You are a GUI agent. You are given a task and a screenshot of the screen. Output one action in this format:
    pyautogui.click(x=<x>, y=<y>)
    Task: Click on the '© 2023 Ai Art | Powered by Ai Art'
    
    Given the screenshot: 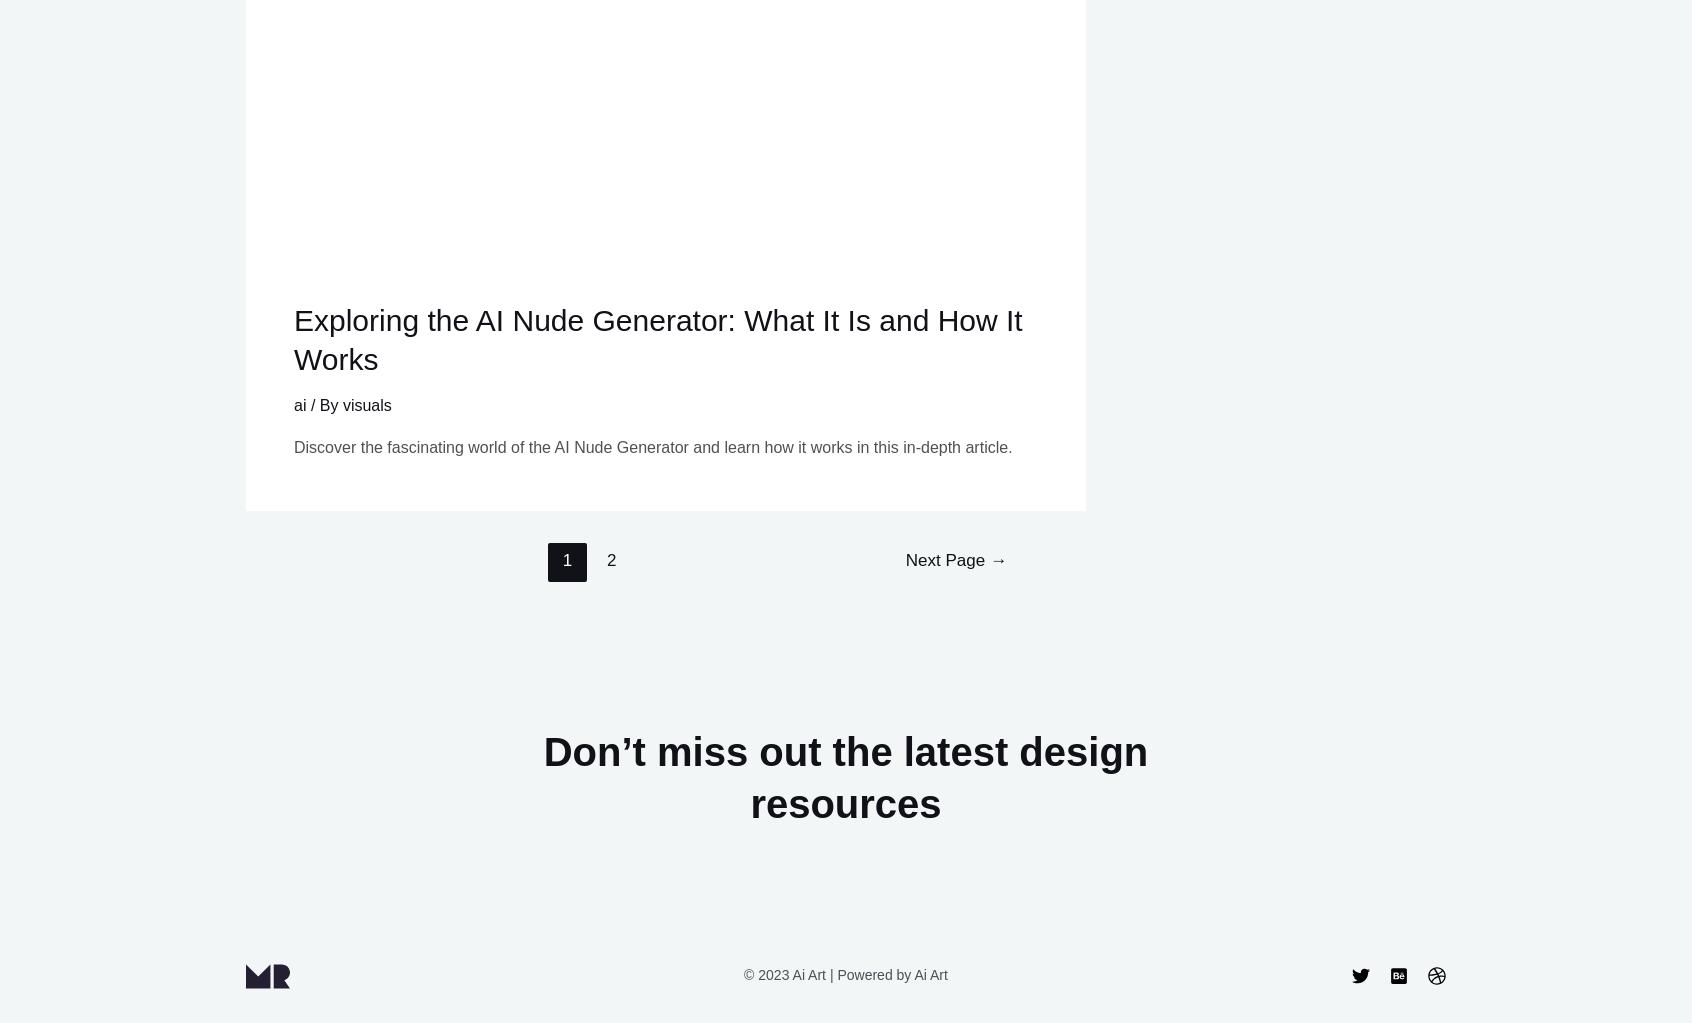 What is the action you would take?
    pyautogui.click(x=742, y=975)
    